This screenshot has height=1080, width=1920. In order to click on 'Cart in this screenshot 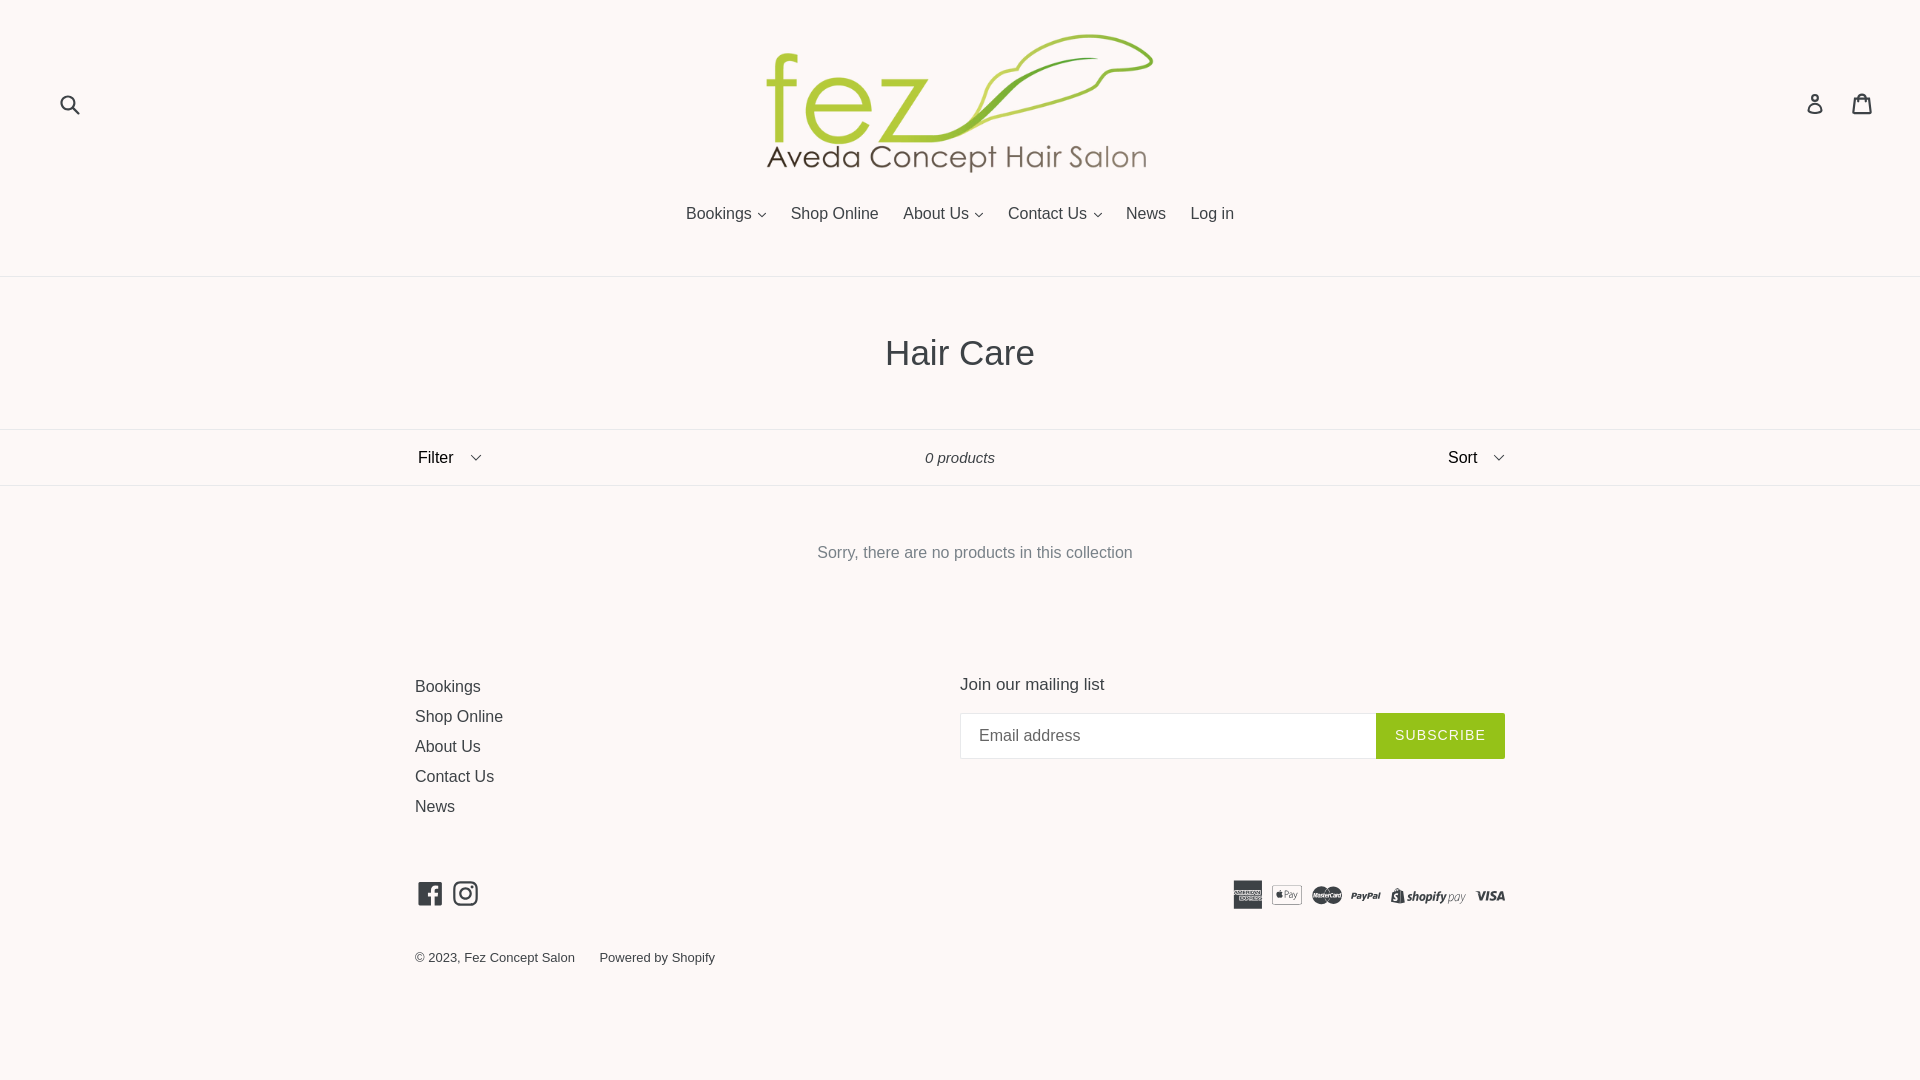, I will do `click(1862, 104)`.